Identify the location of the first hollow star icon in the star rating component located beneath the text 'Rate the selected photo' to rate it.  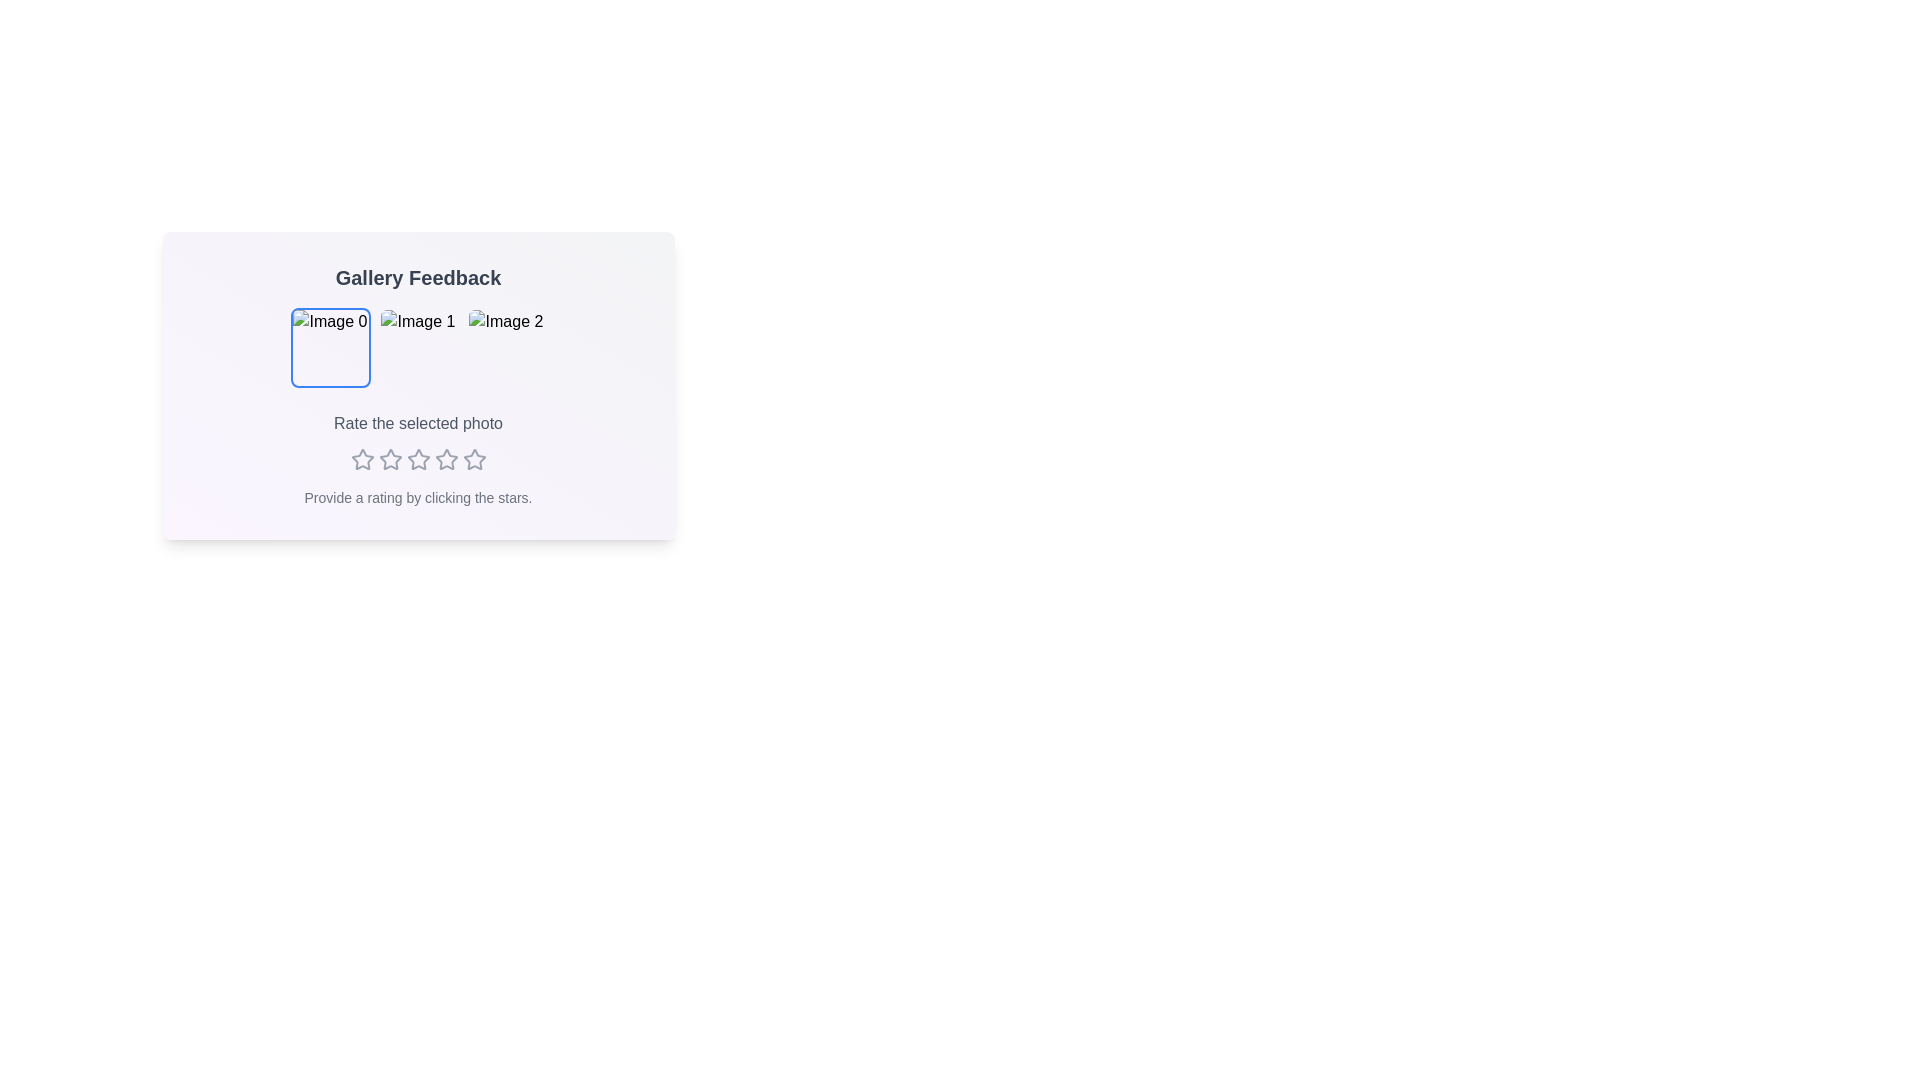
(362, 459).